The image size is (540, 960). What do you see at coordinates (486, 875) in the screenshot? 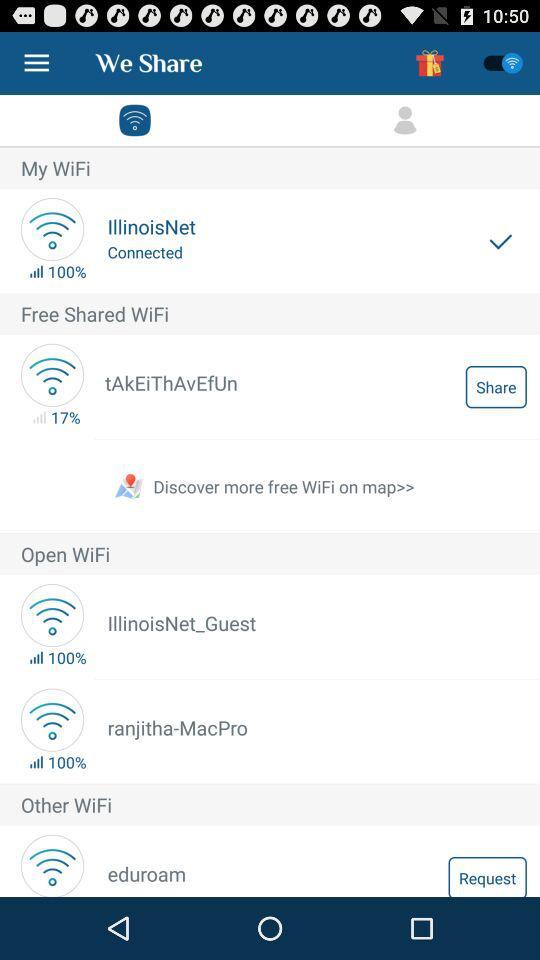
I see `item below other wifi` at bounding box center [486, 875].